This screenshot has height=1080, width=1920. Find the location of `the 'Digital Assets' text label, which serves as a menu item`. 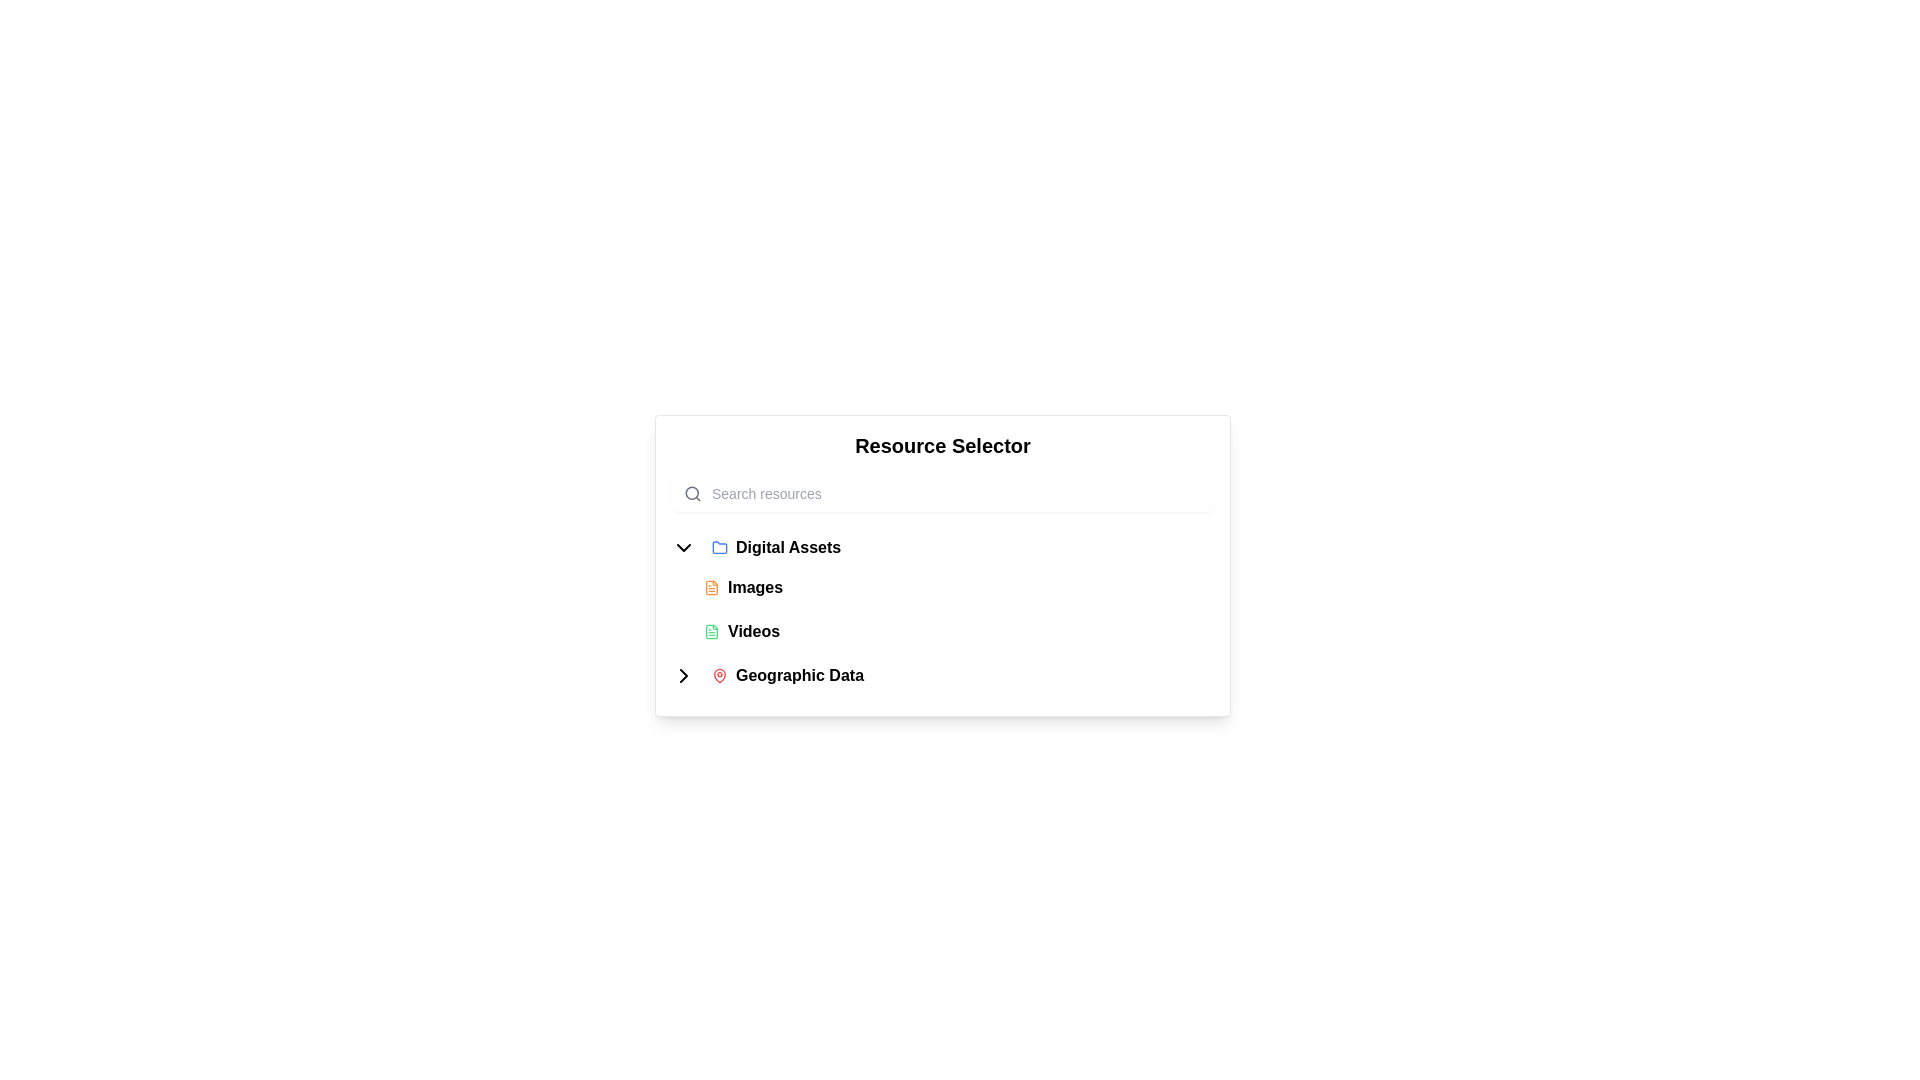

the 'Digital Assets' text label, which serves as a menu item is located at coordinates (787, 547).